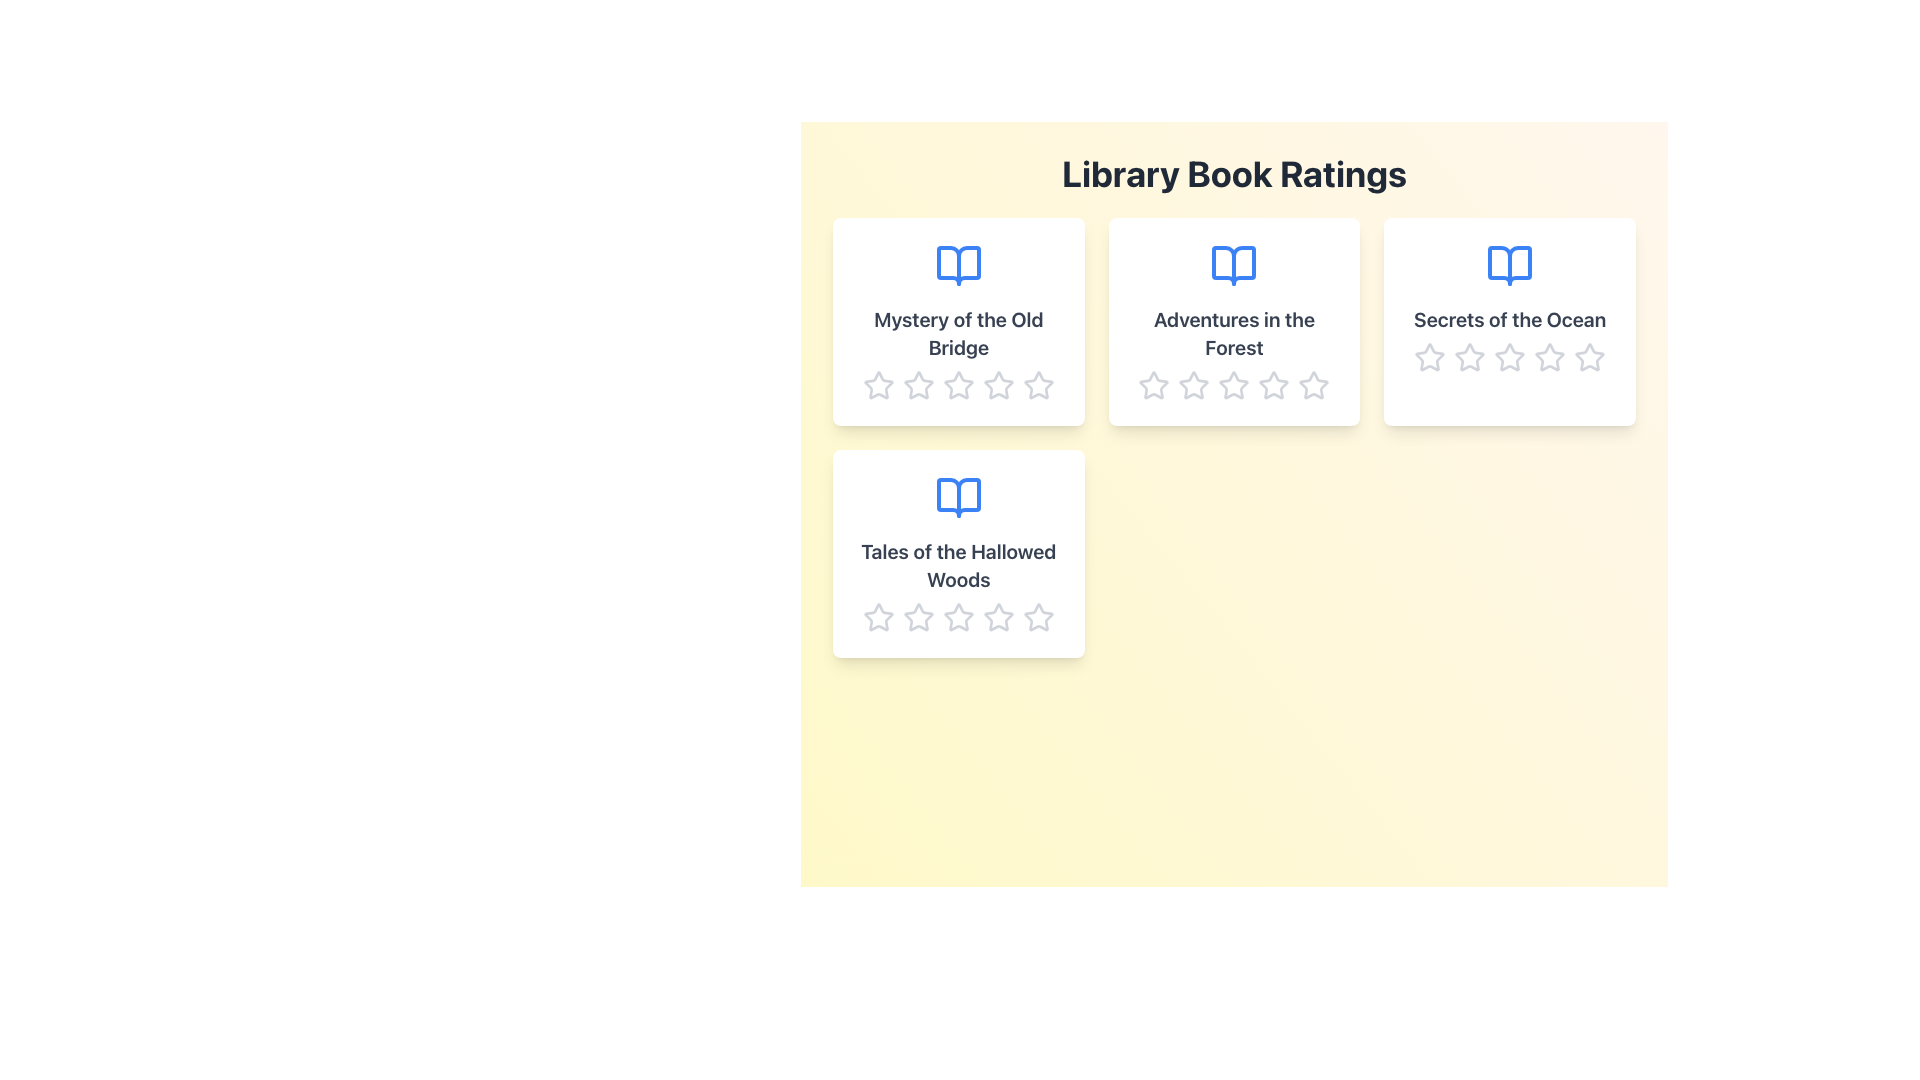 Image resolution: width=1920 pixels, height=1080 pixels. What do you see at coordinates (1470, 356) in the screenshot?
I see `the unselected gray outlined second star in the rating component under the 'Secrets of the Ocean' card` at bounding box center [1470, 356].